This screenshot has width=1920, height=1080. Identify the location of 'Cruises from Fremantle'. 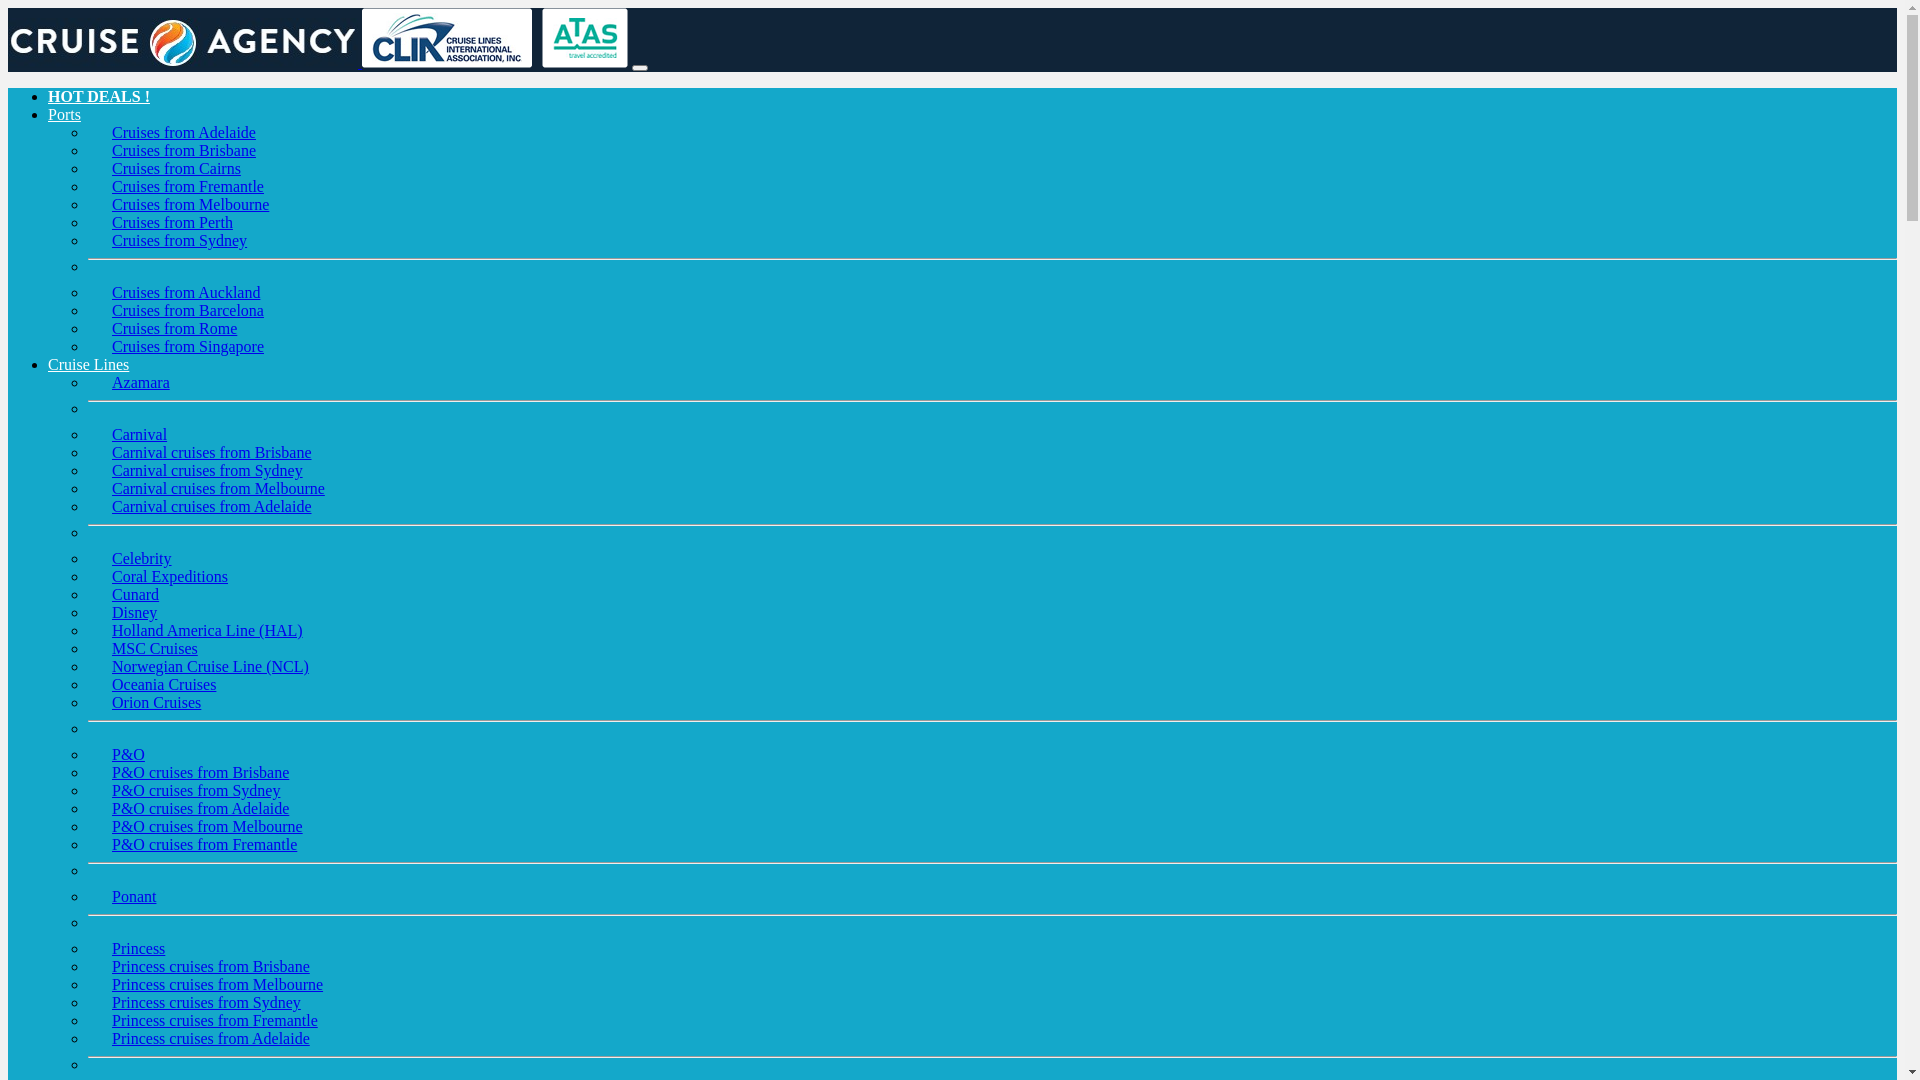
(187, 186).